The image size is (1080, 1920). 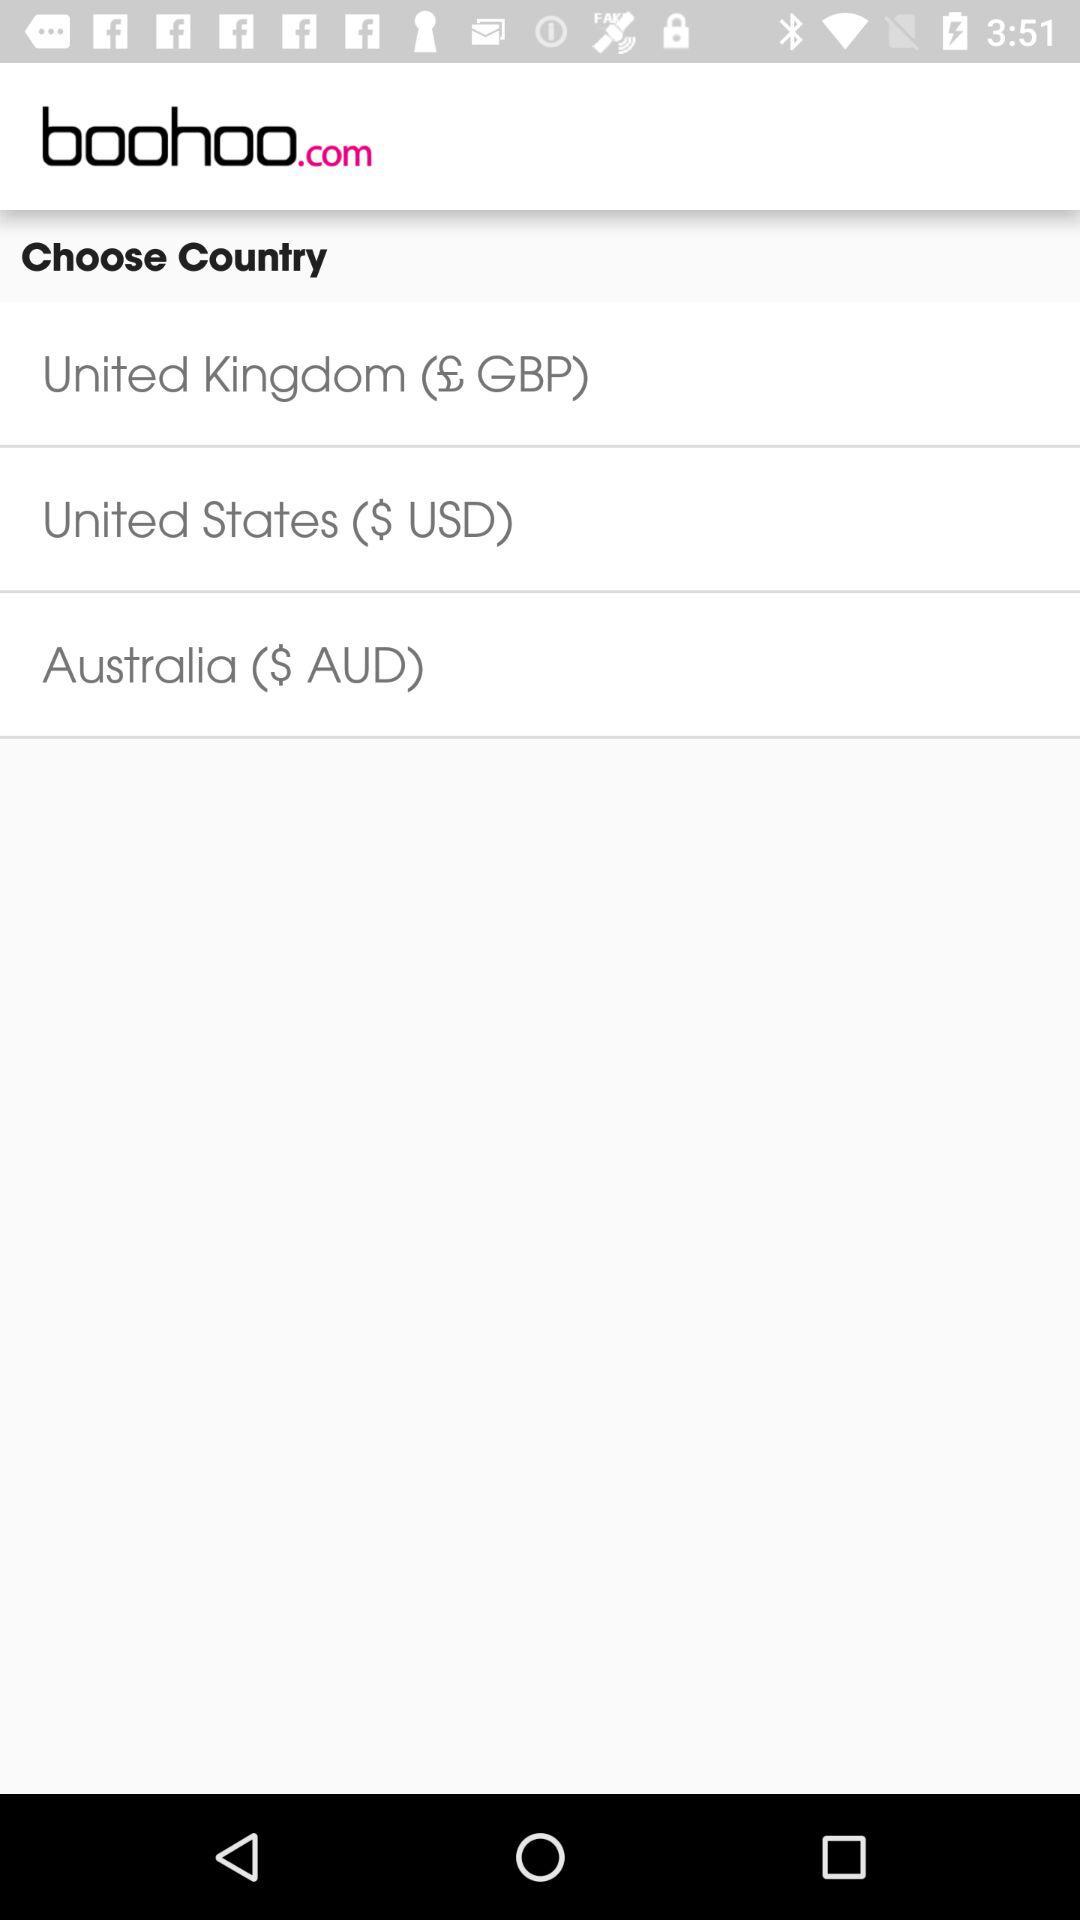 What do you see at coordinates (315, 373) in the screenshot?
I see `the icon above the united states ($ usd) icon` at bounding box center [315, 373].